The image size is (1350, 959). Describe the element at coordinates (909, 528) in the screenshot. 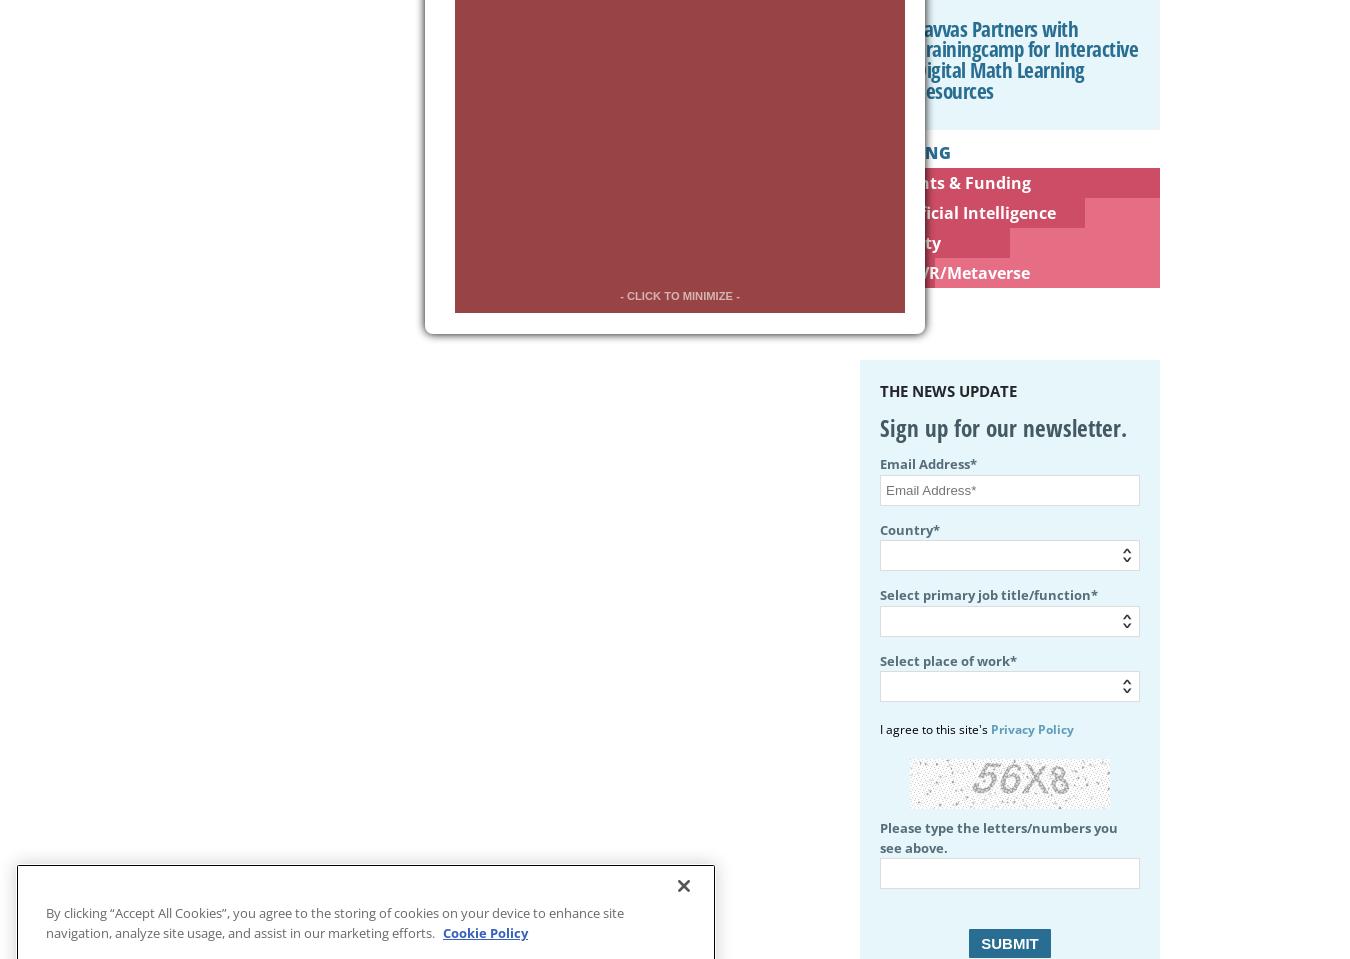

I see `'Country*'` at that location.